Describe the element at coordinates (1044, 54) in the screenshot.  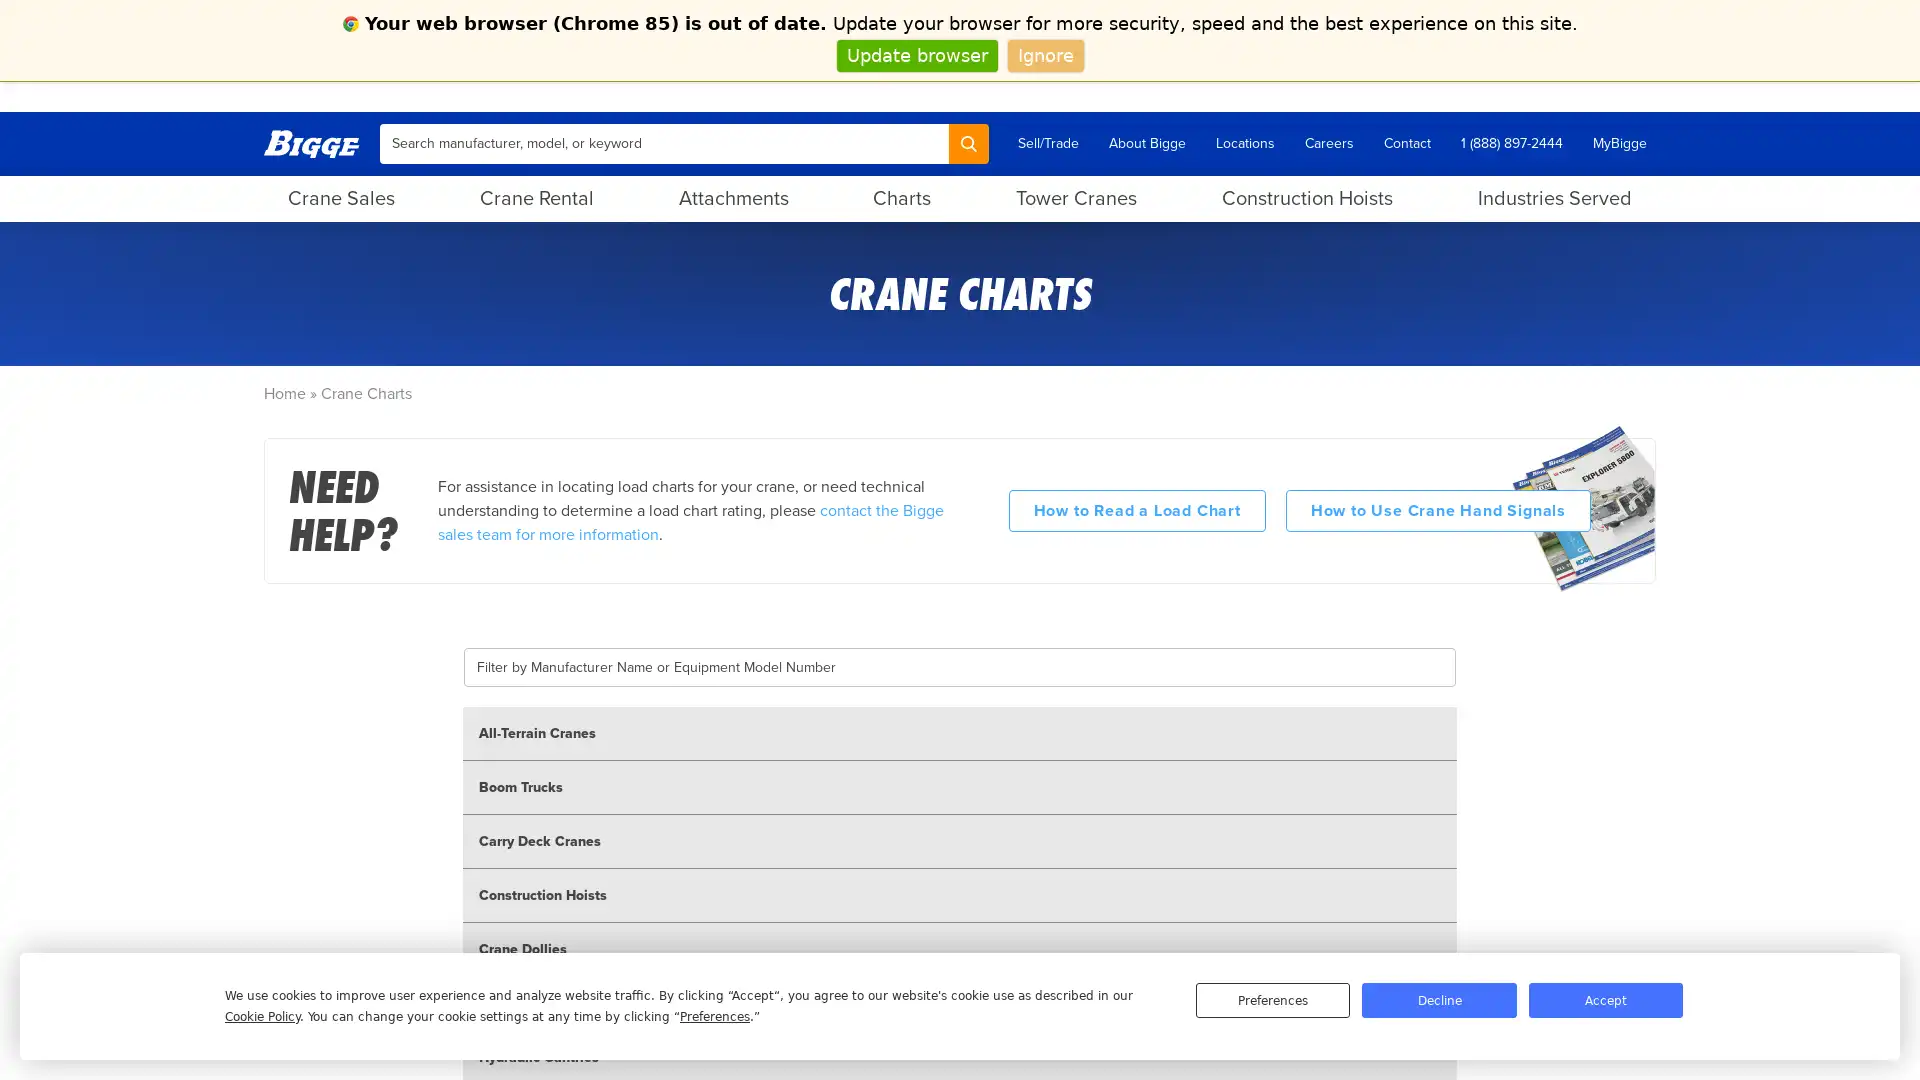
I see `Ignore` at that location.